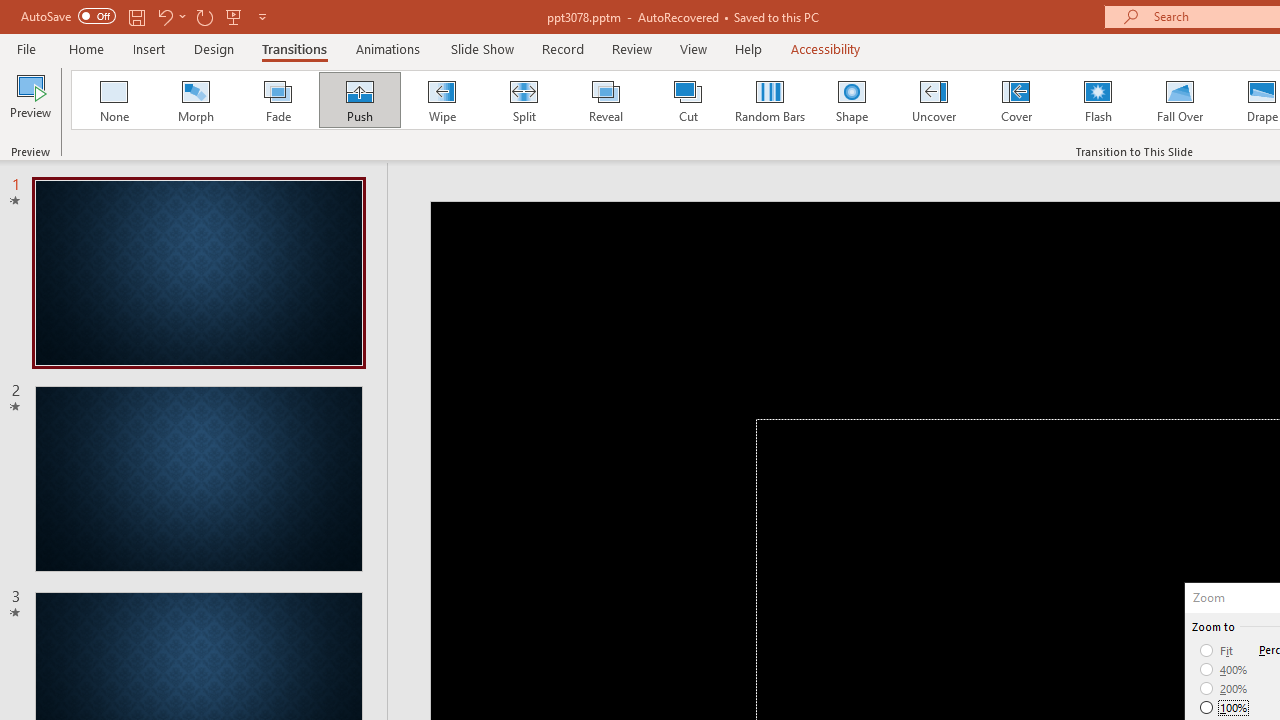 The height and width of the screenshot is (720, 1280). What do you see at coordinates (1223, 706) in the screenshot?
I see `'100%'` at bounding box center [1223, 706].